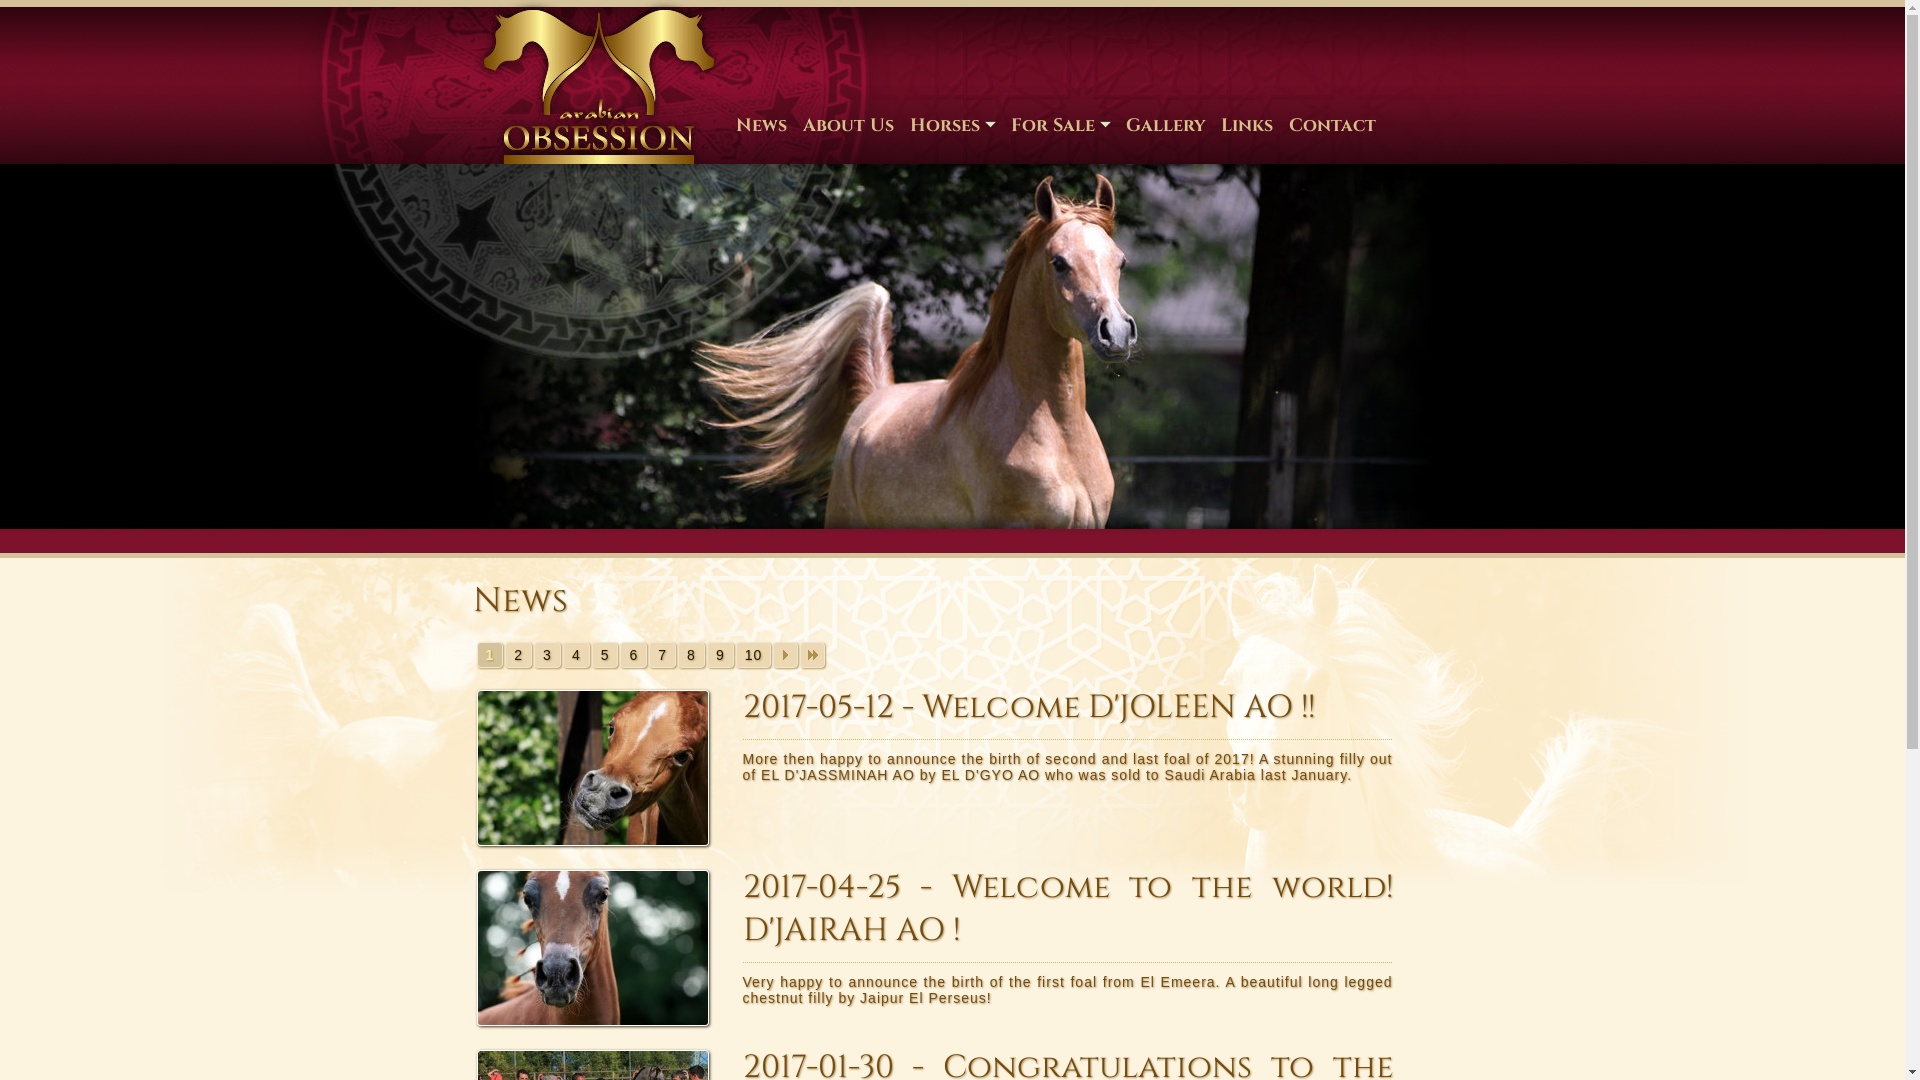 This screenshot has height=1080, width=1920. Describe the element at coordinates (518, 655) in the screenshot. I see `'2'` at that location.